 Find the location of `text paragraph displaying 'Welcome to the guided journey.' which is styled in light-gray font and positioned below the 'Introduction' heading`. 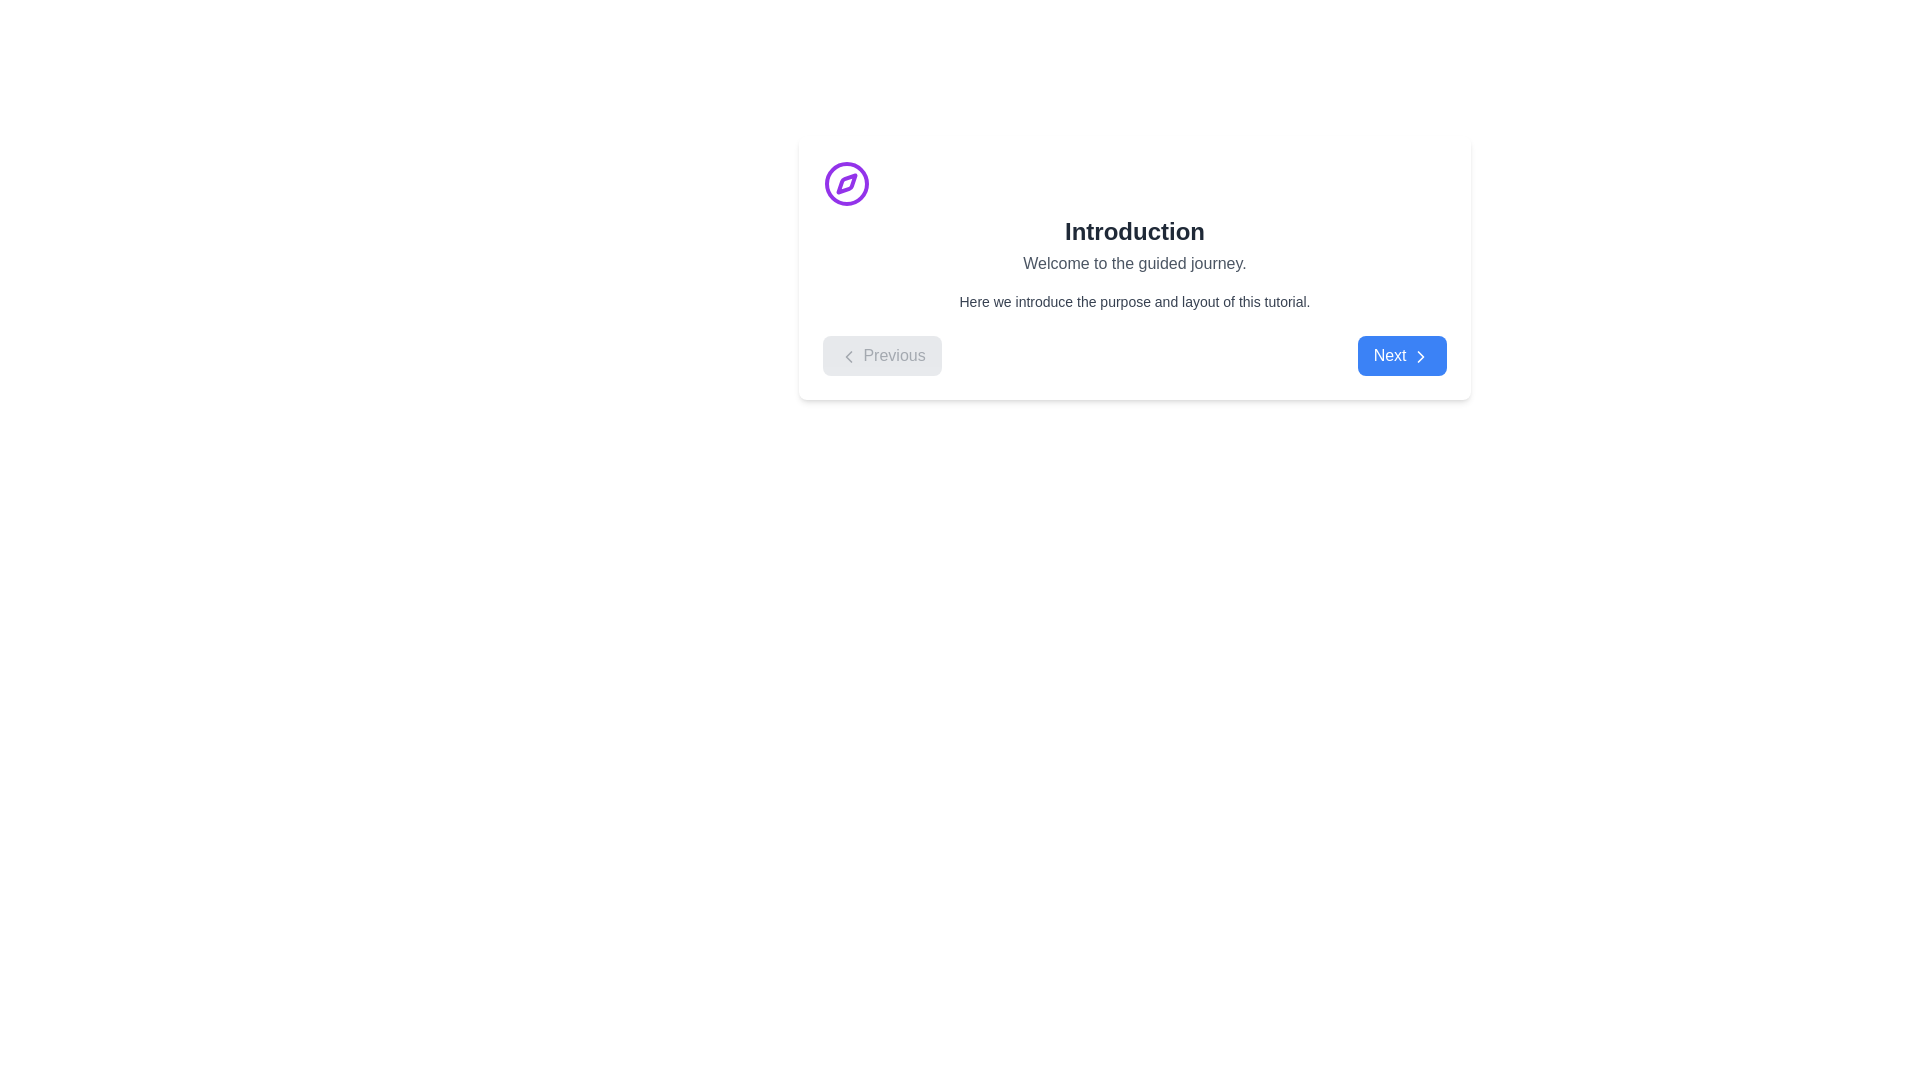

text paragraph displaying 'Welcome to the guided journey.' which is styled in light-gray font and positioned below the 'Introduction' heading is located at coordinates (1134, 262).